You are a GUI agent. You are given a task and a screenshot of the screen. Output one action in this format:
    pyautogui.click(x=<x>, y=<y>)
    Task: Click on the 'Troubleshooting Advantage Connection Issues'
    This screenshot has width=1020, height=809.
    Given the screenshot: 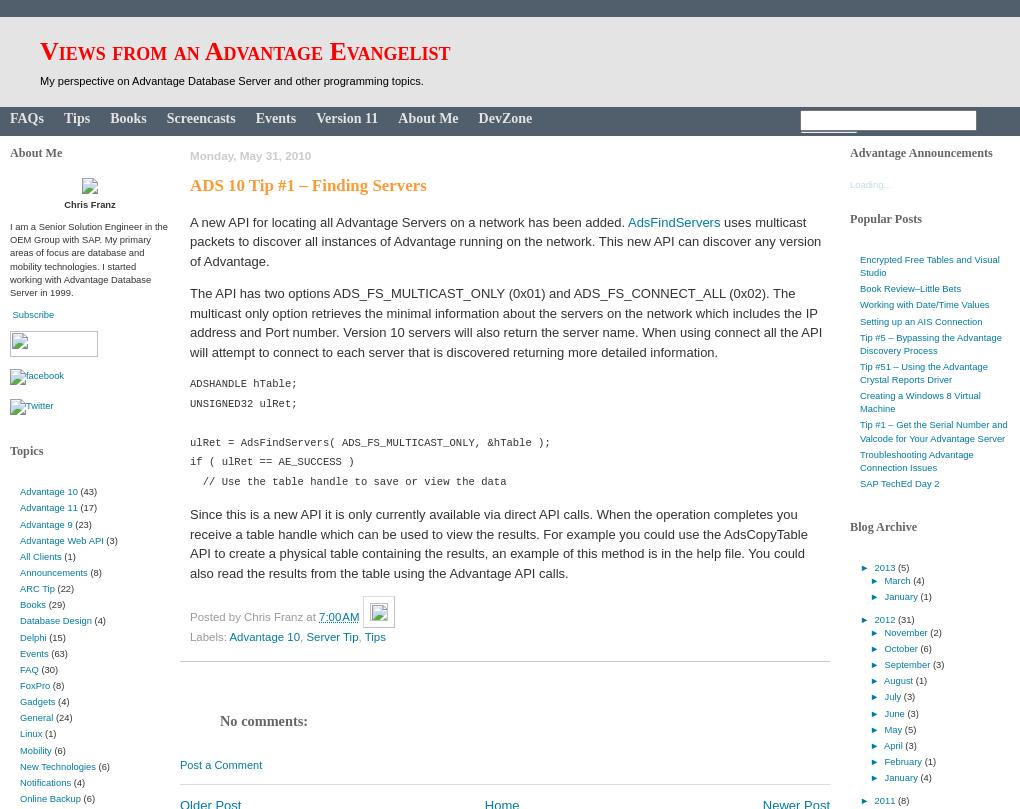 What is the action you would take?
    pyautogui.click(x=916, y=458)
    